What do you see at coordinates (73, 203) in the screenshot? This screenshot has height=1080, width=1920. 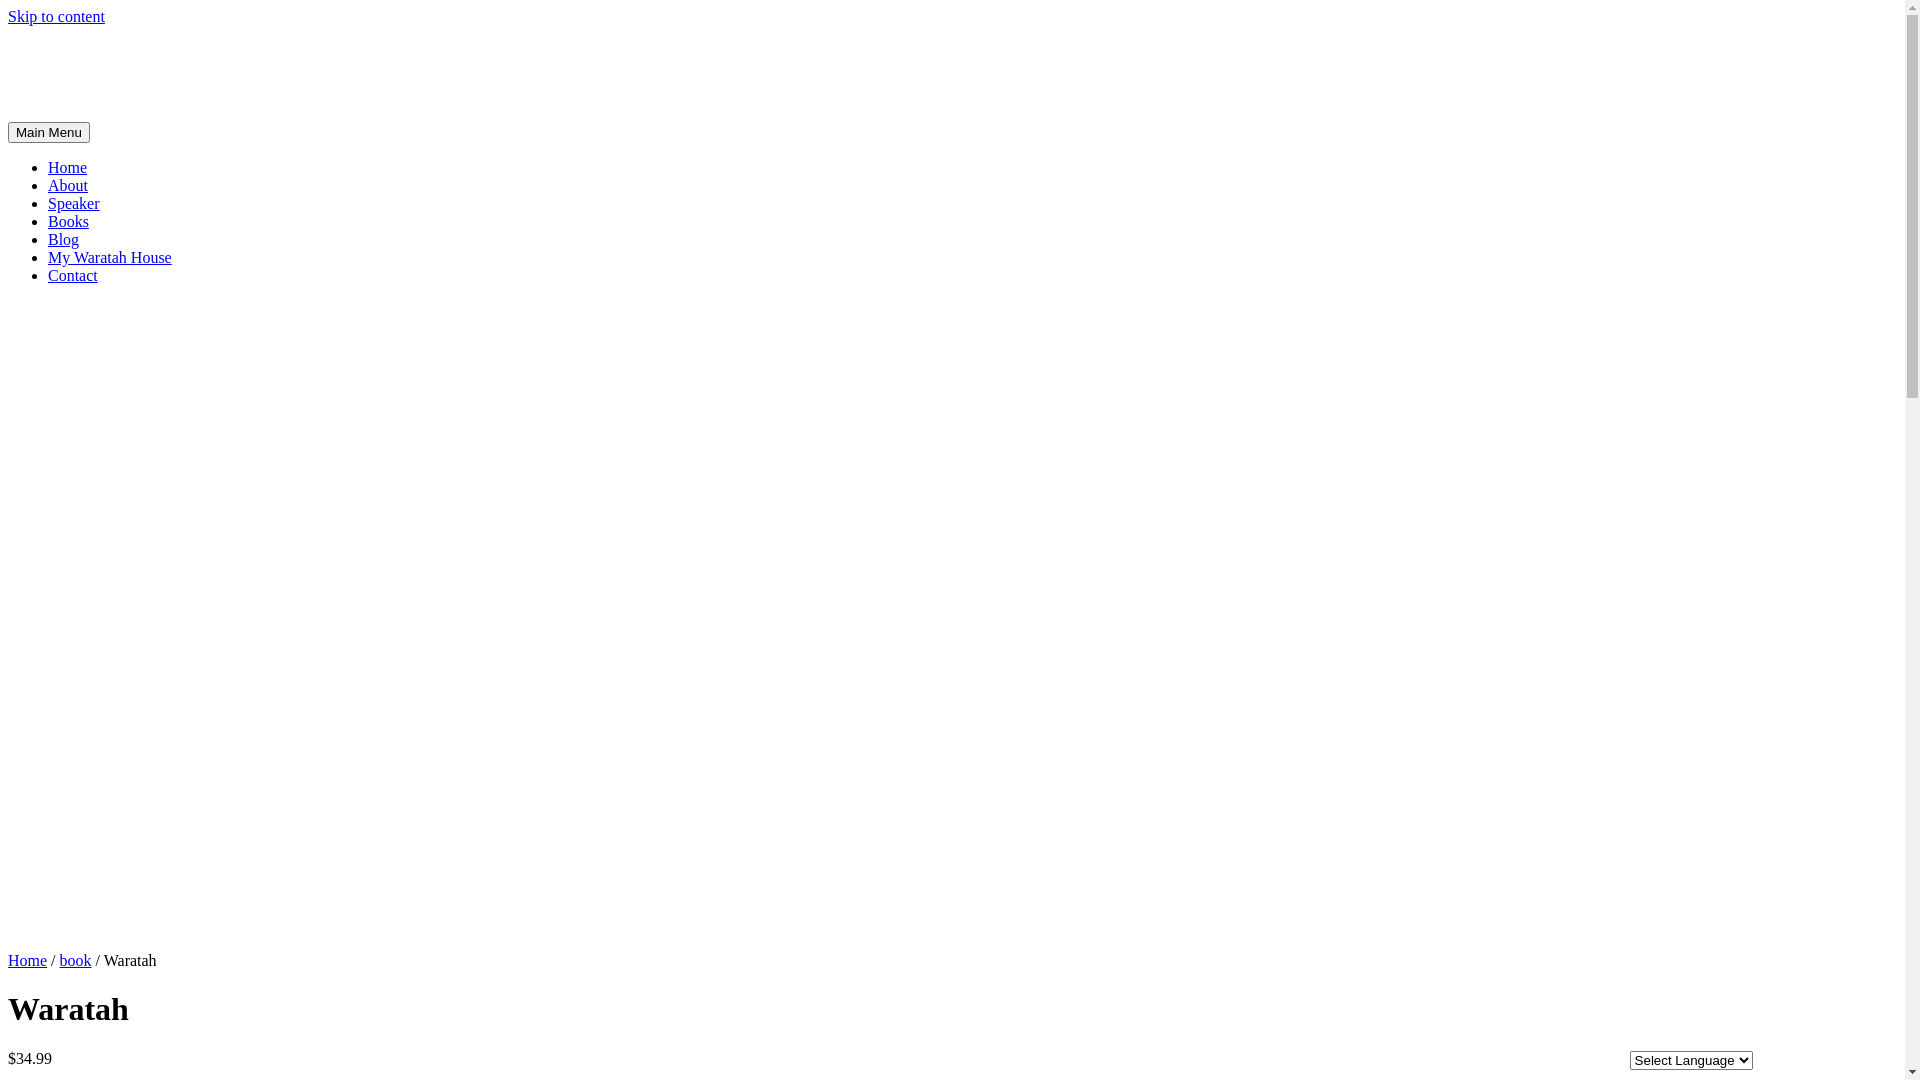 I see `'Speaker'` at bounding box center [73, 203].